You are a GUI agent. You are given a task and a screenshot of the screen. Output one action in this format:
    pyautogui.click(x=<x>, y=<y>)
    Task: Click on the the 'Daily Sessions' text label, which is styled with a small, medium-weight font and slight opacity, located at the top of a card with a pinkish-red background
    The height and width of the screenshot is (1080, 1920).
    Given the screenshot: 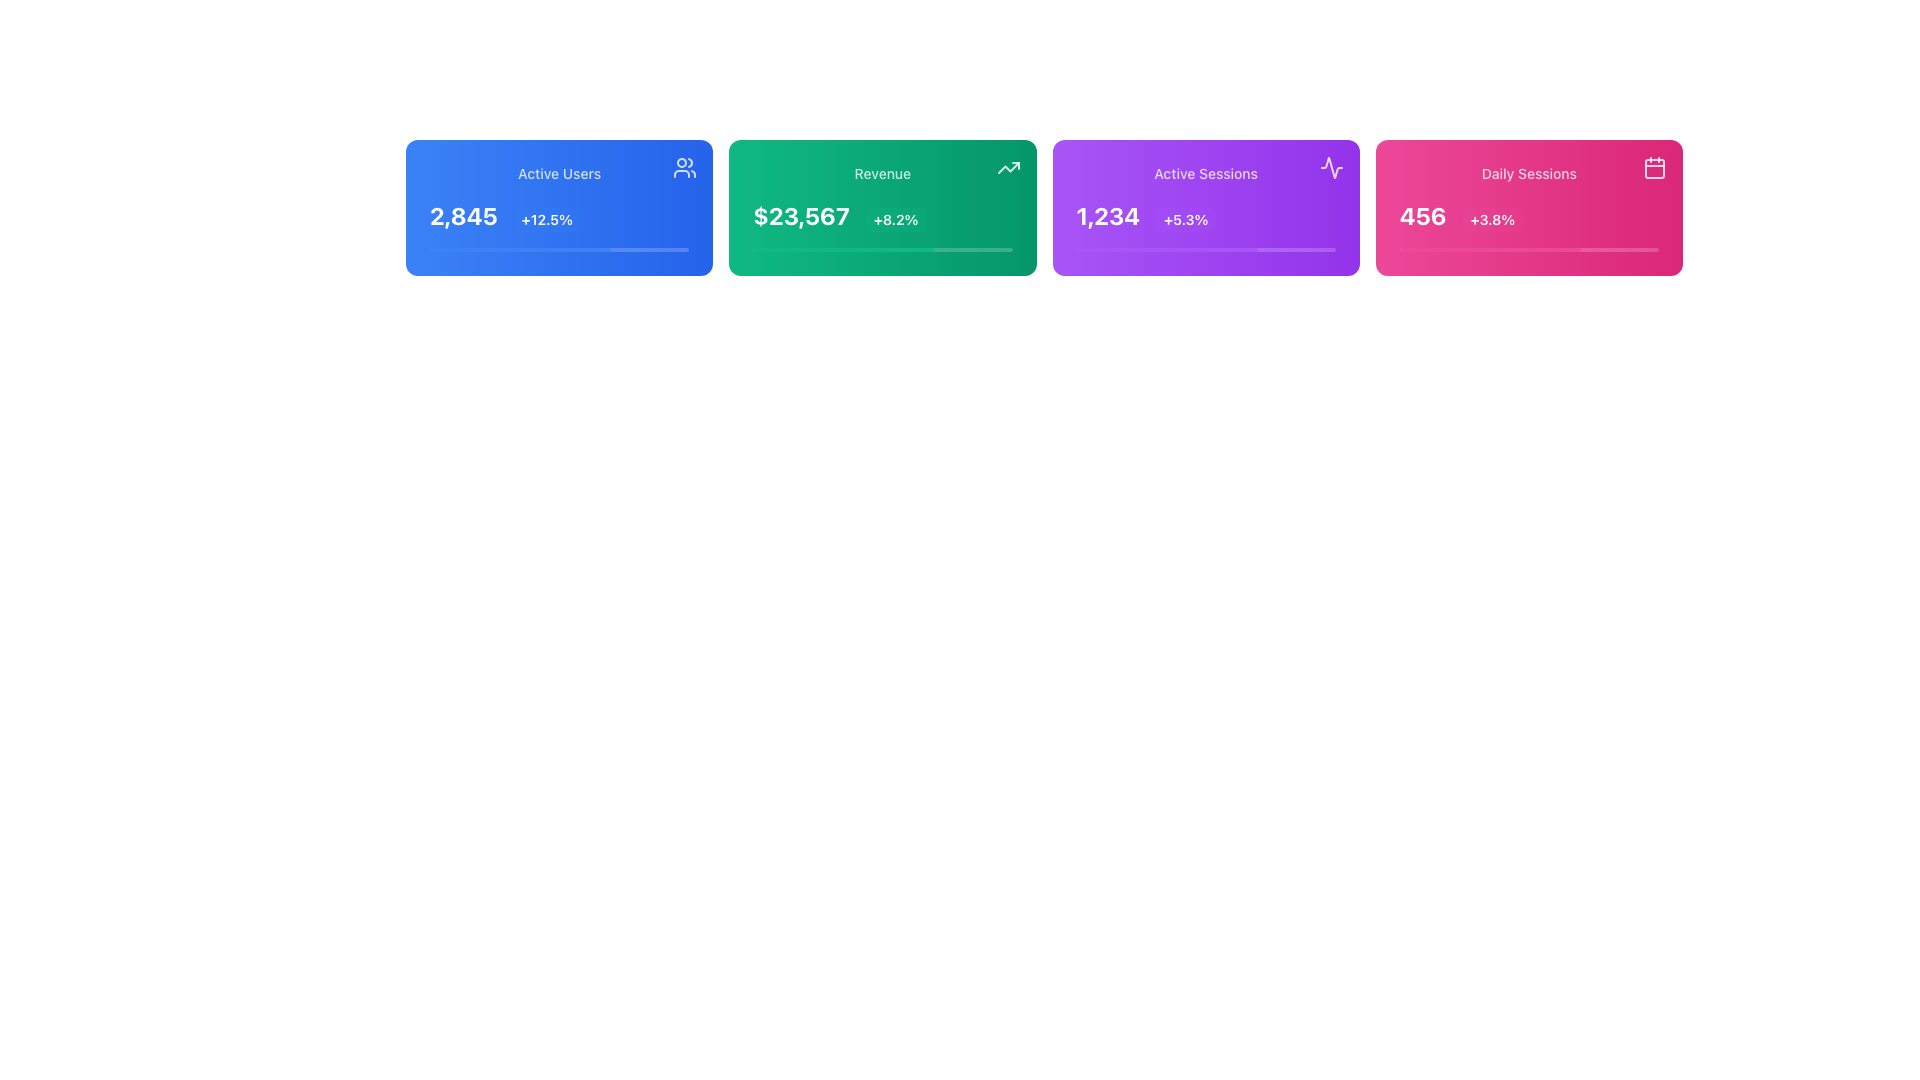 What is the action you would take?
    pyautogui.click(x=1528, y=172)
    